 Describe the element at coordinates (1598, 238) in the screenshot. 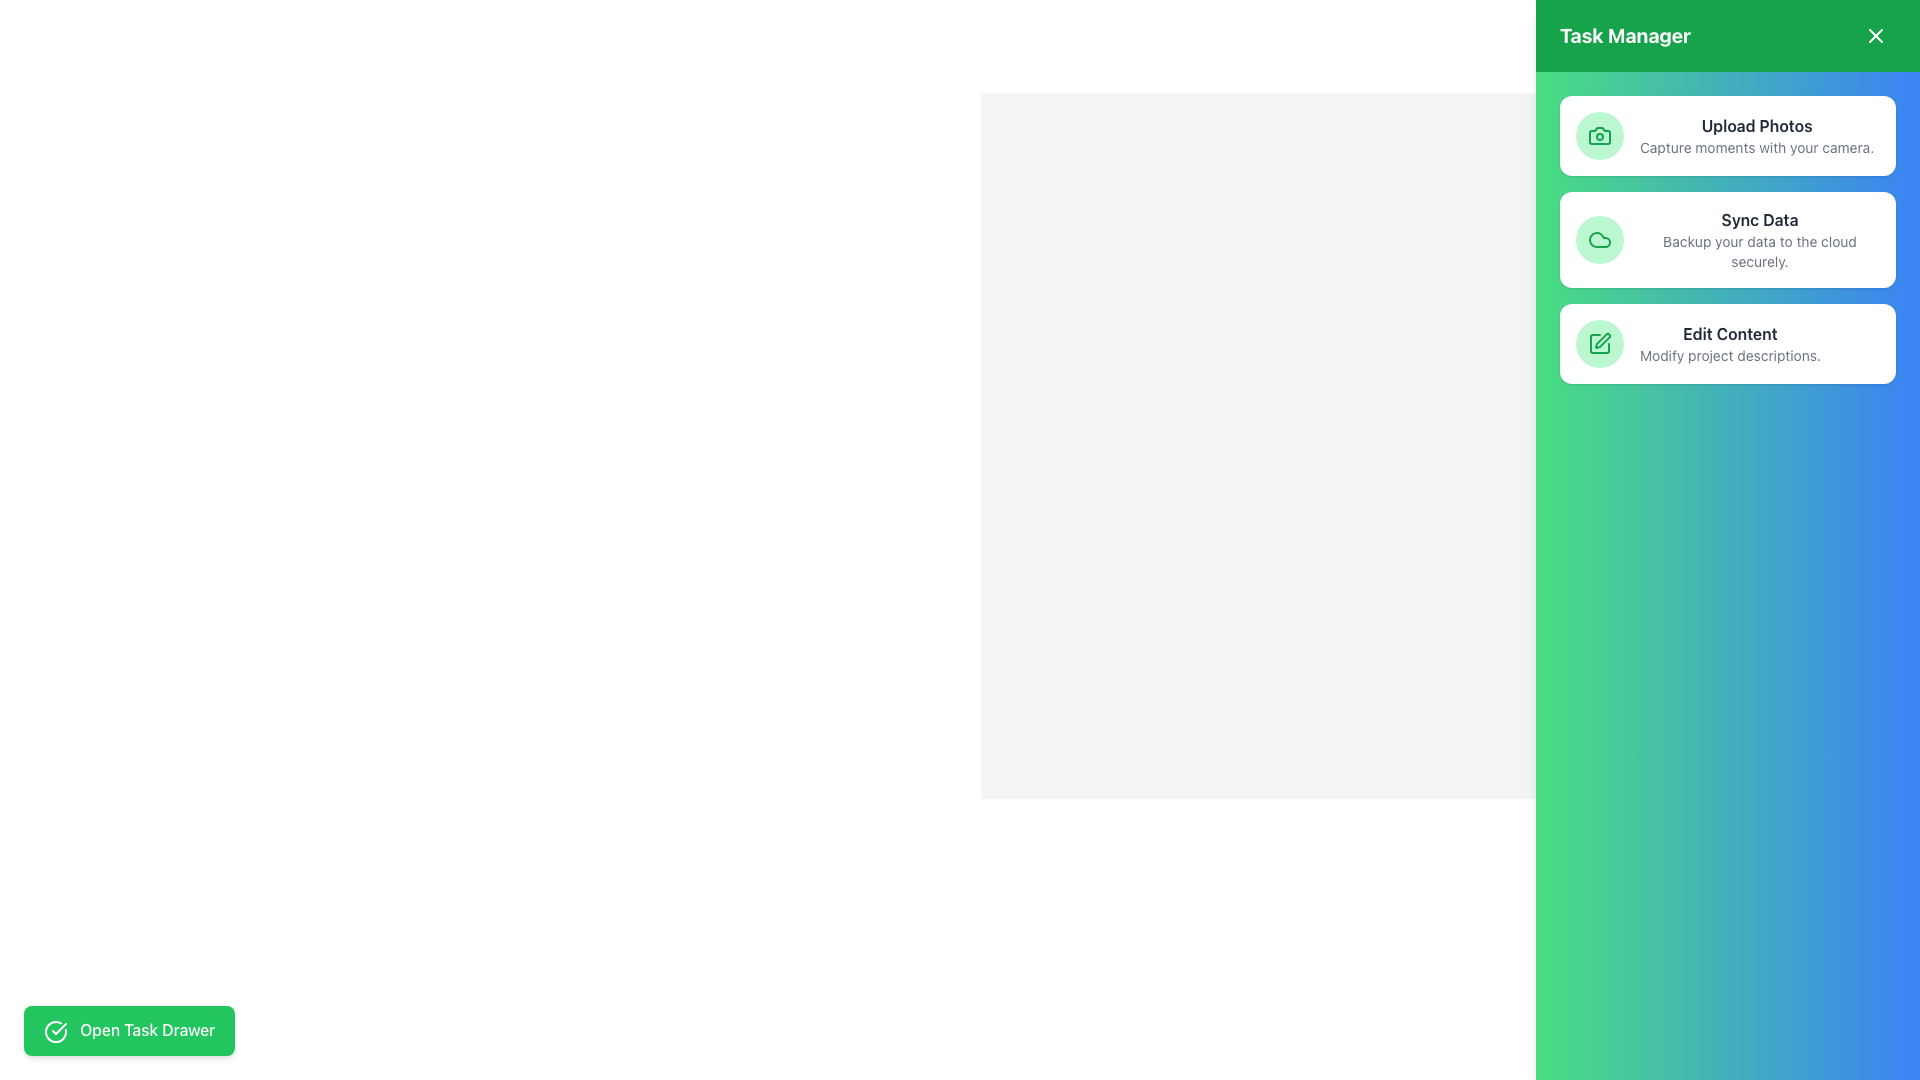

I see `the decorative 'Sync Data' icon located at the top-center of the second button's icon section in the Task Manager drawer` at that location.